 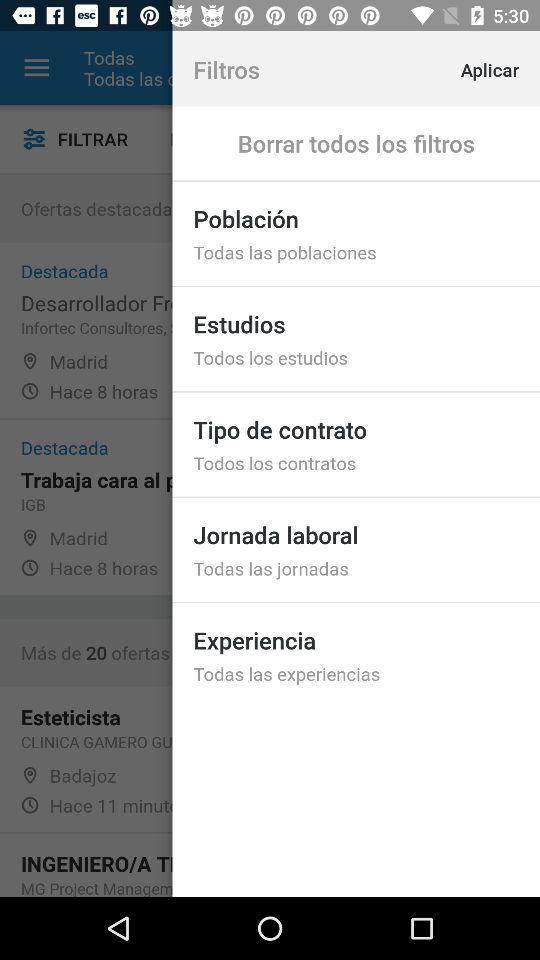 What do you see at coordinates (219, 138) in the screenshot?
I see `icon next to the estudios item` at bounding box center [219, 138].